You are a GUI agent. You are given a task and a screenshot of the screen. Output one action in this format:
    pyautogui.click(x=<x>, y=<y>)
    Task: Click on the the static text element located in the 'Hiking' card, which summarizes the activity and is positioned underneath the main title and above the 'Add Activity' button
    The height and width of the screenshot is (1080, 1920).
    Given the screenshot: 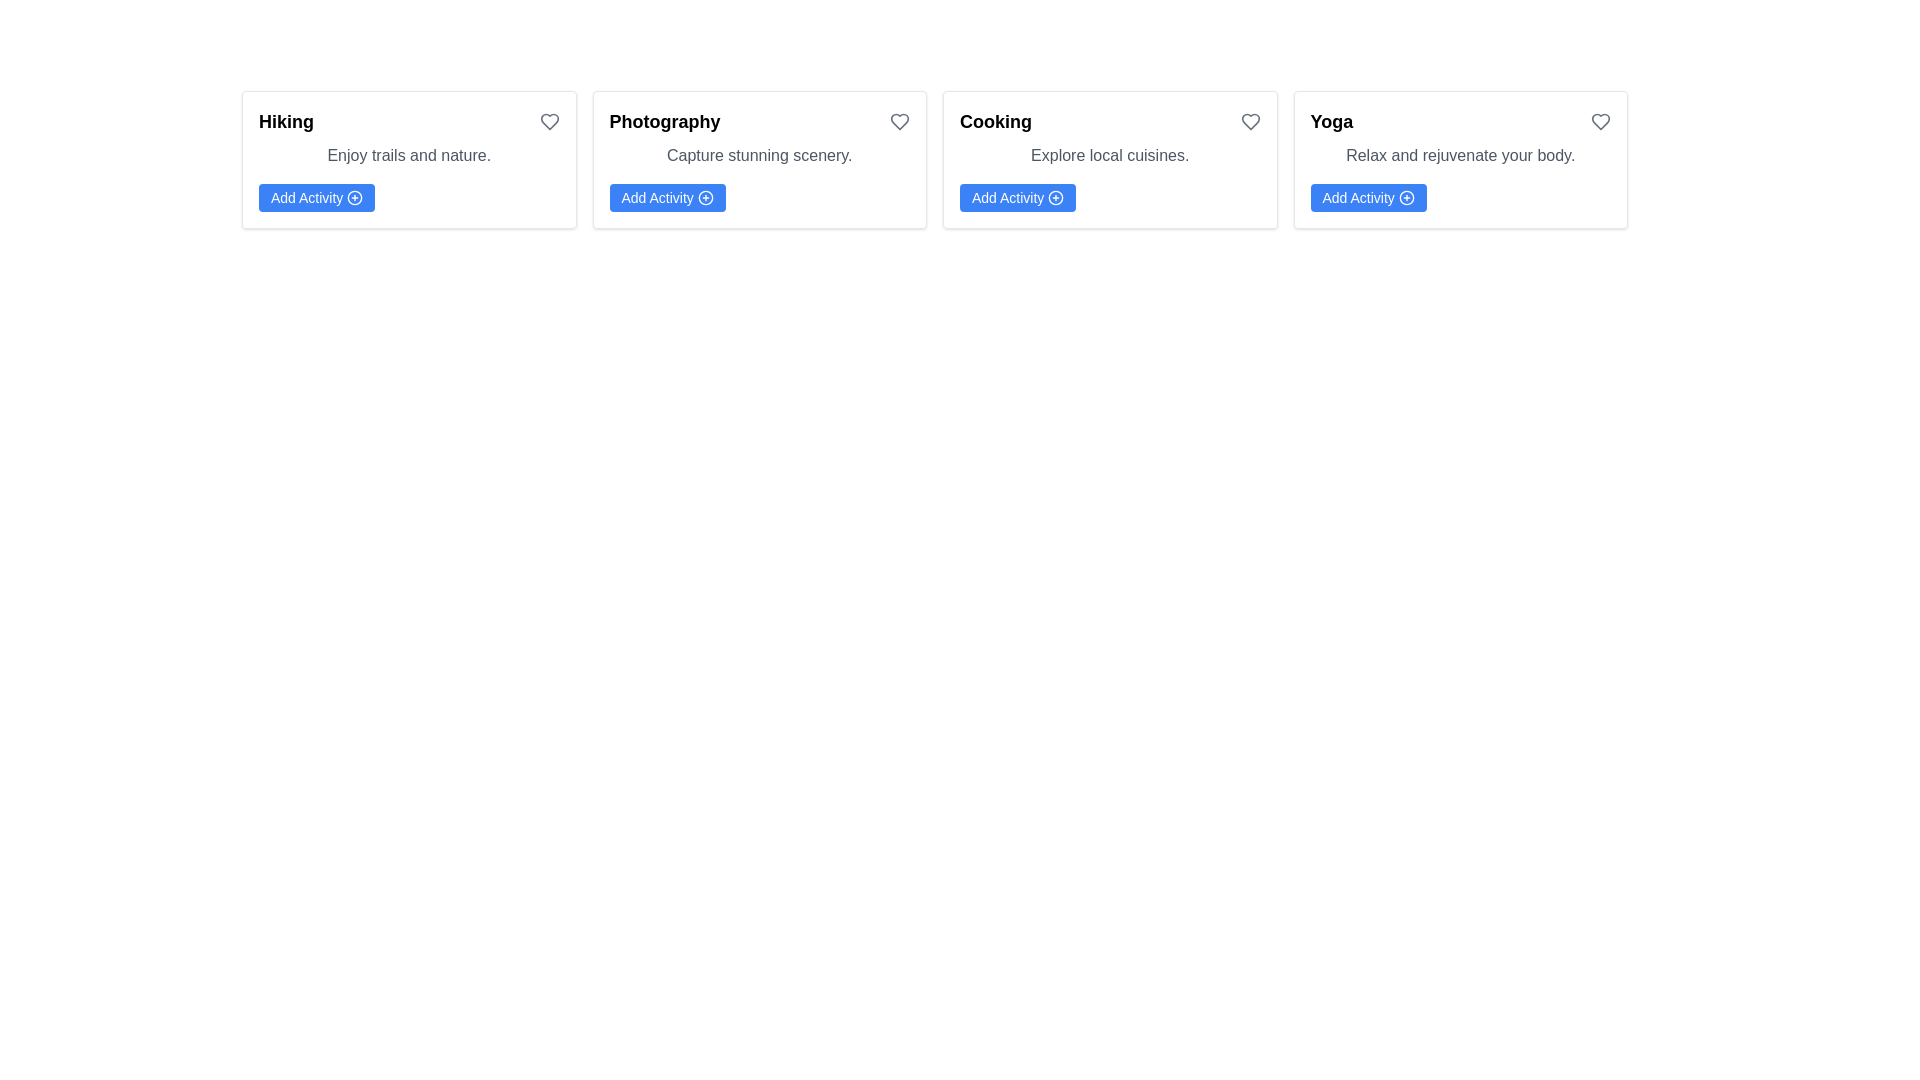 What is the action you would take?
    pyautogui.click(x=408, y=154)
    